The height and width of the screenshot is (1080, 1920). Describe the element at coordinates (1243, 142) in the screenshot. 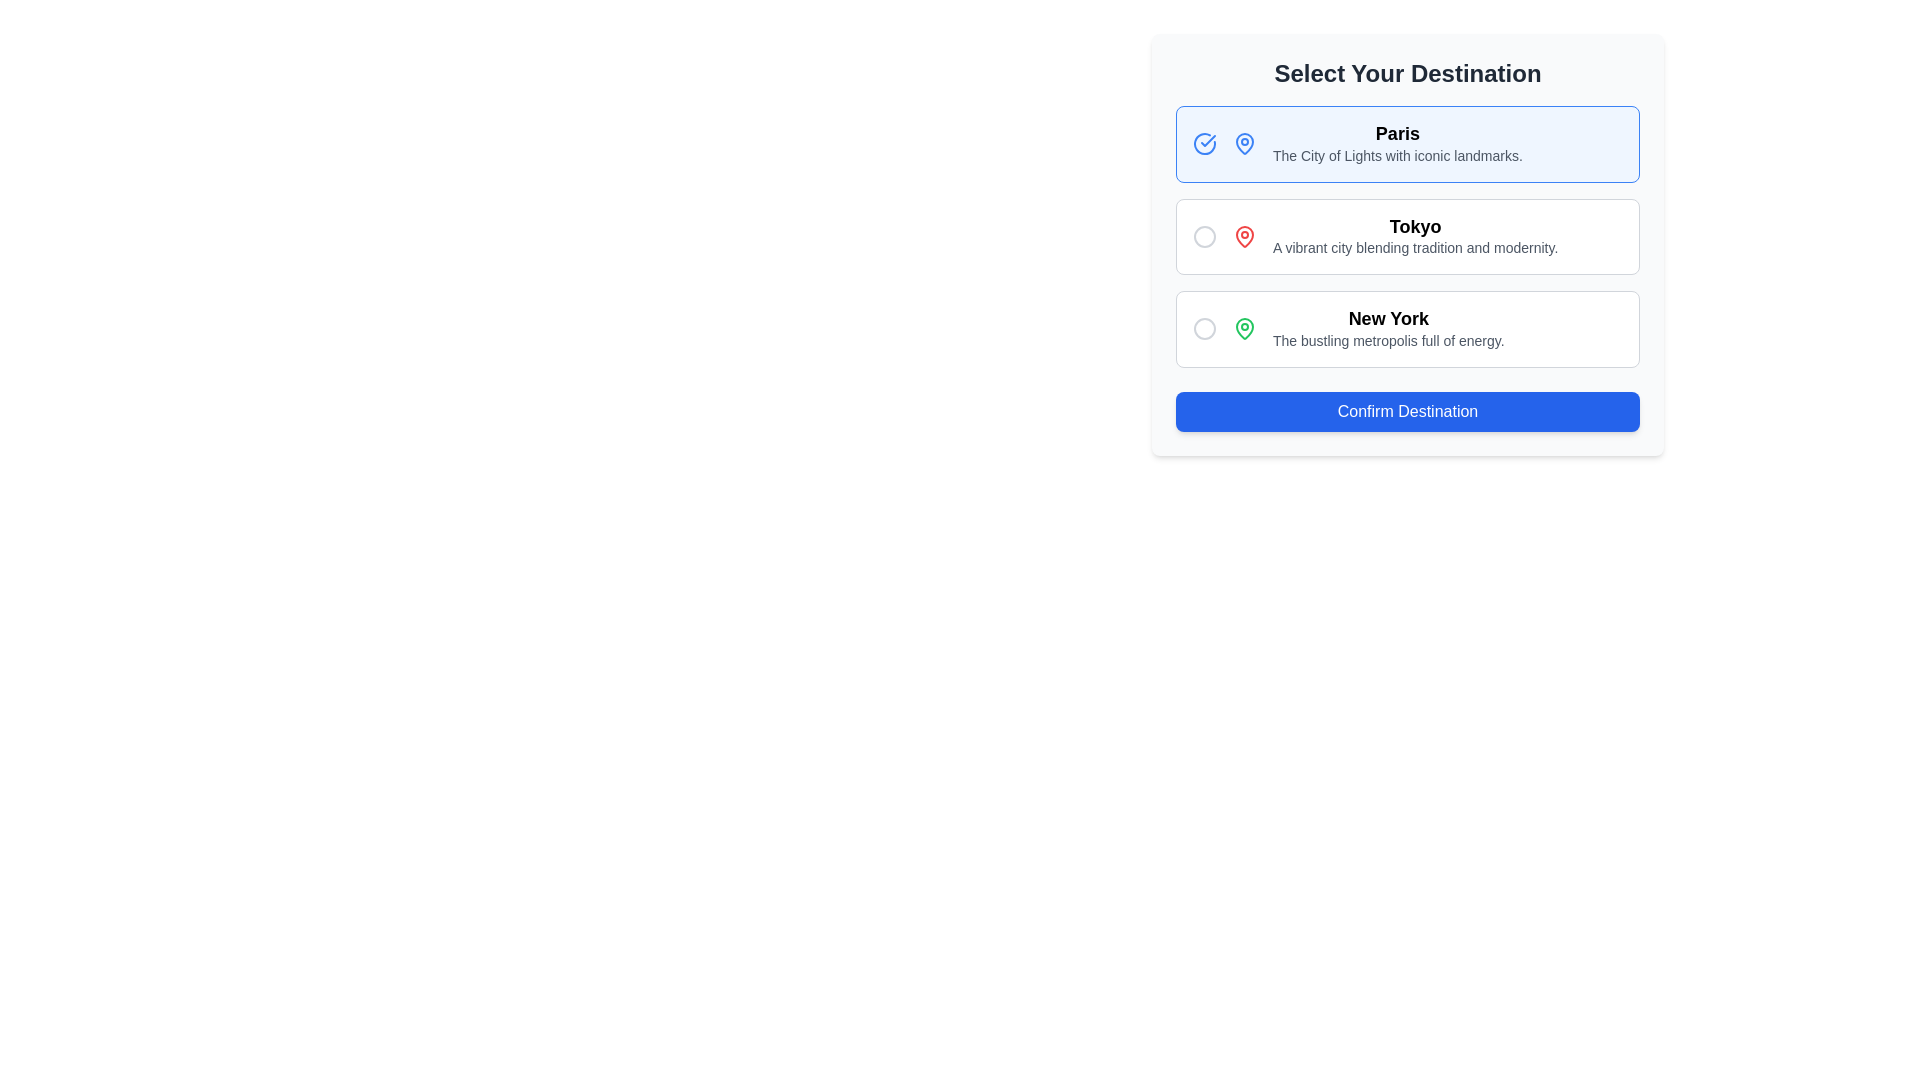

I see `the blue map pin icon located in the upper-right area of the 'Paris' selection card in the destination picker interface` at that location.